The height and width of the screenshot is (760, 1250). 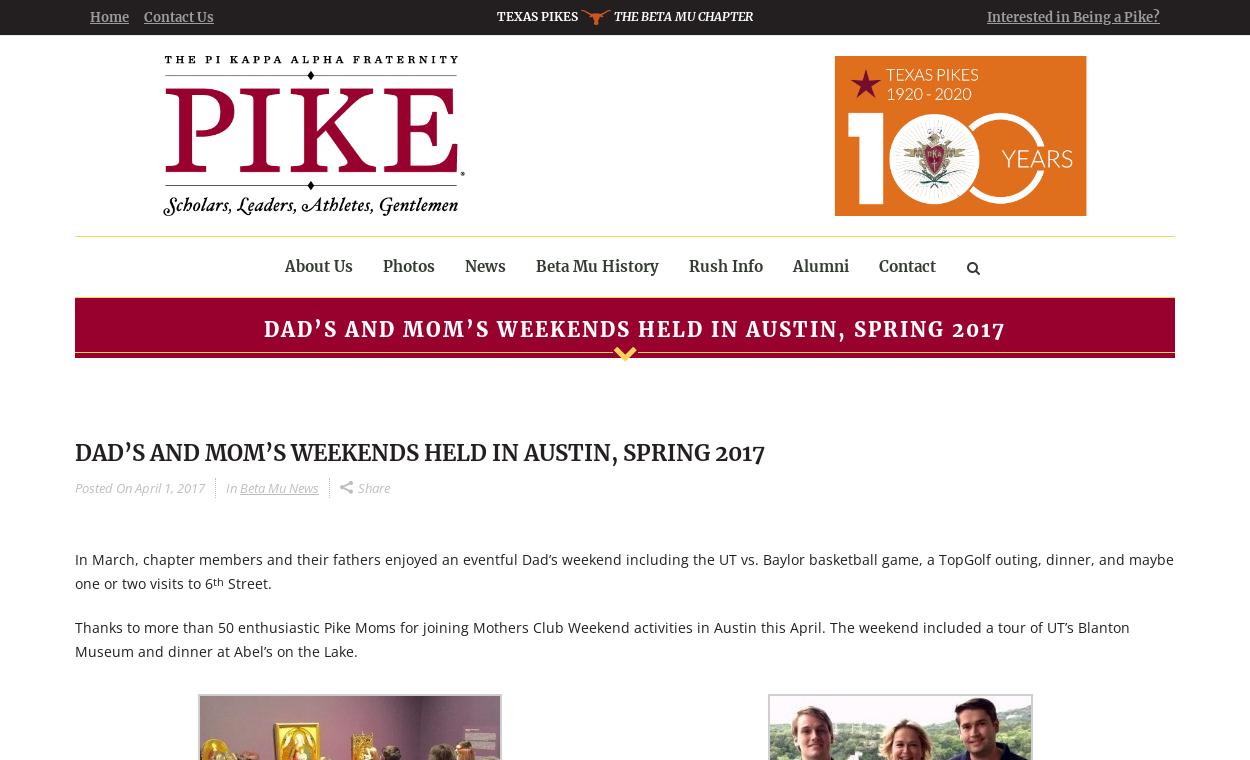 I want to click on 'Posted on', so click(x=102, y=487).